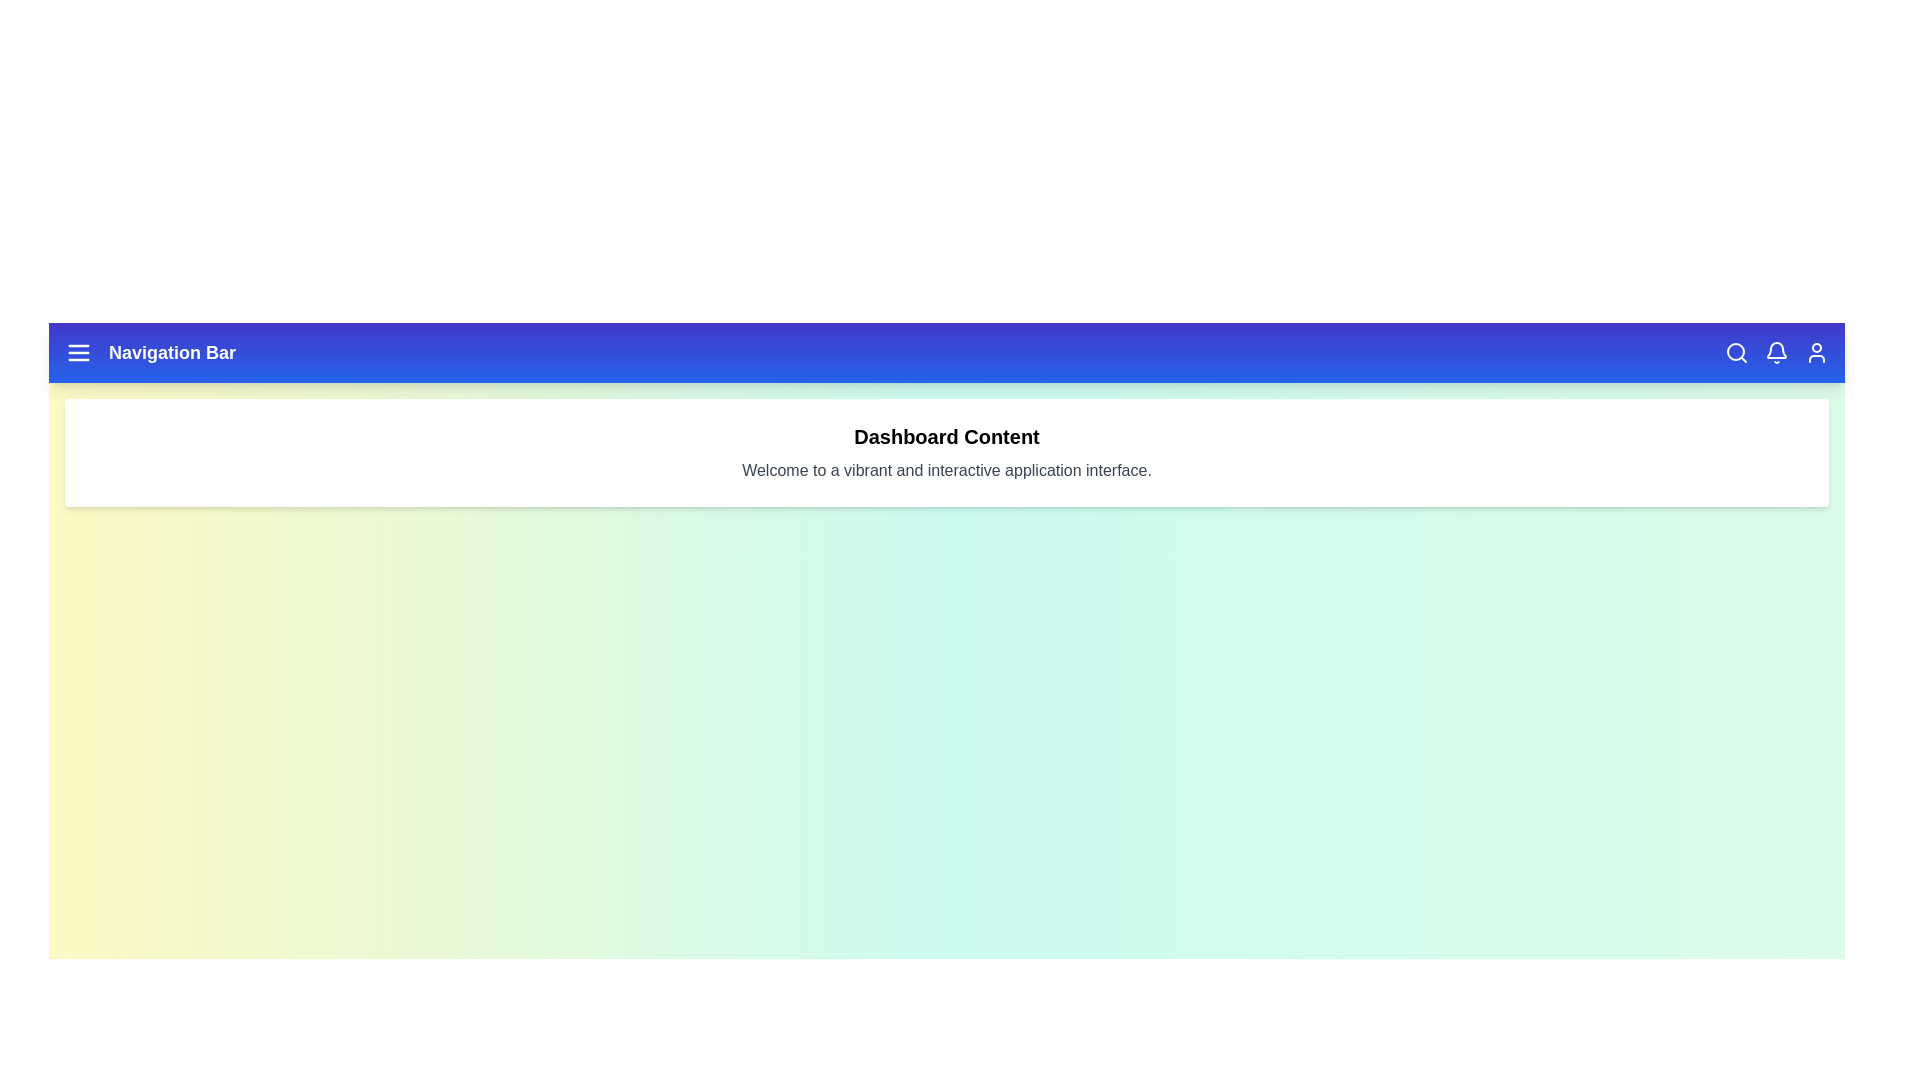 This screenshot has height=1080, width=1920. I want to click on menu icon to open the navigation menu, so click(78, 352).